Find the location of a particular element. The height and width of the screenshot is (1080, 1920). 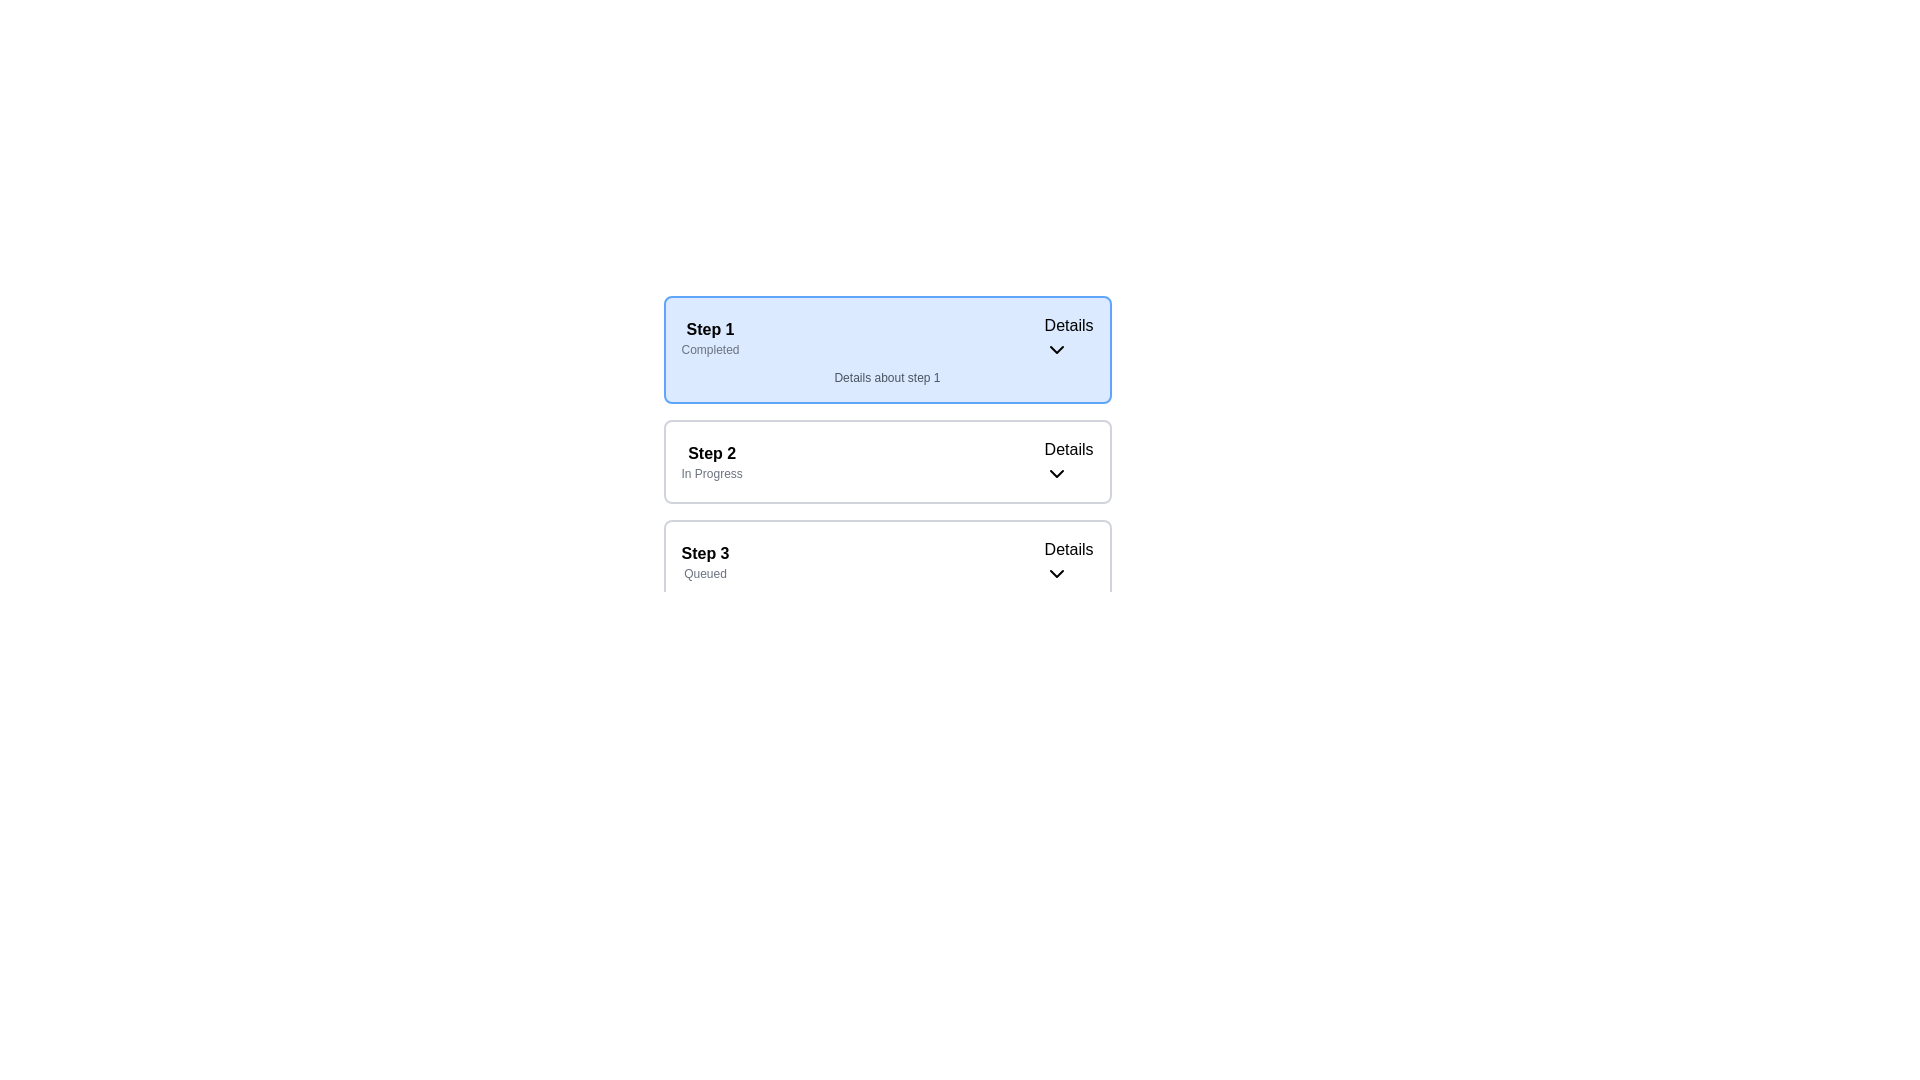

the dropdown initiator for 'Step 2' is located at coordinates (1068, 462).